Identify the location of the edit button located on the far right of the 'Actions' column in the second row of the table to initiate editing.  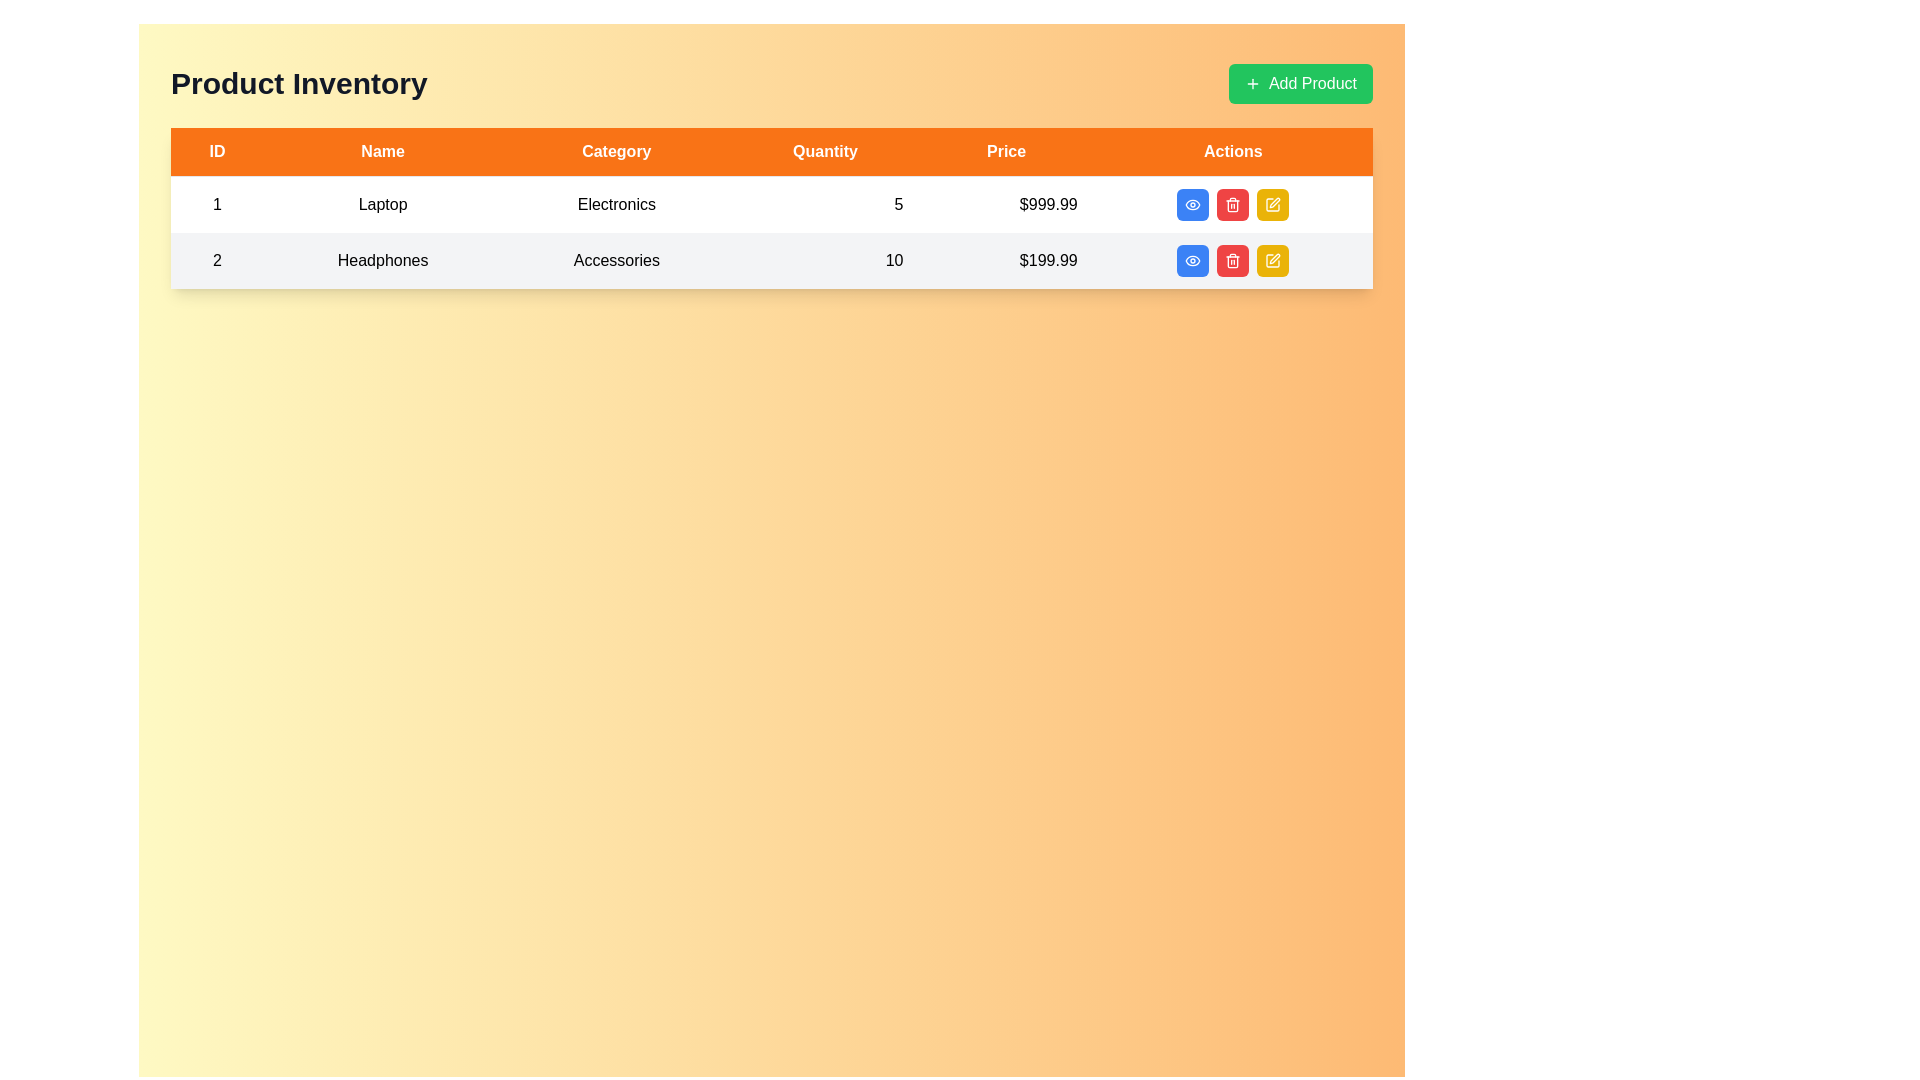
(1272, 204).